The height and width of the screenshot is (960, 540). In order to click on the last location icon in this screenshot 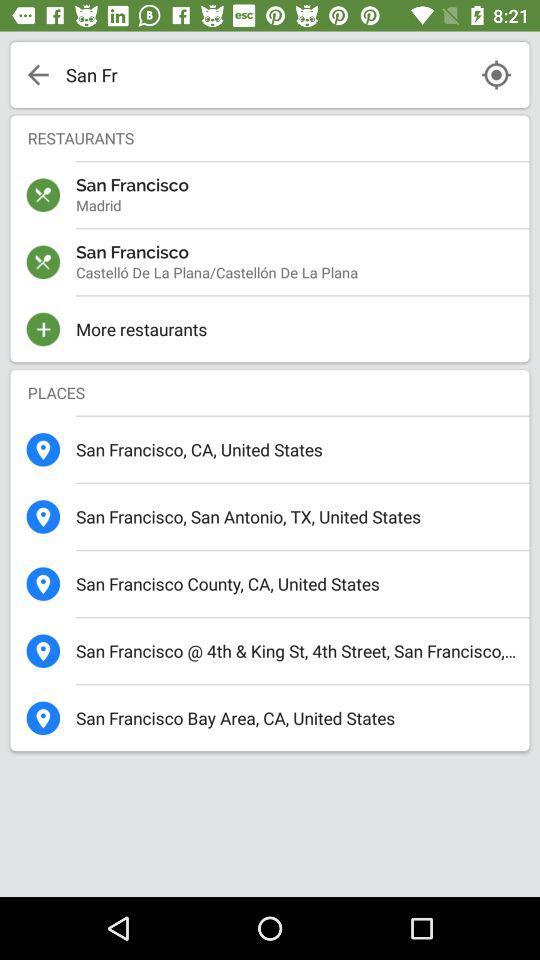, I will do `click(43, 718)`.